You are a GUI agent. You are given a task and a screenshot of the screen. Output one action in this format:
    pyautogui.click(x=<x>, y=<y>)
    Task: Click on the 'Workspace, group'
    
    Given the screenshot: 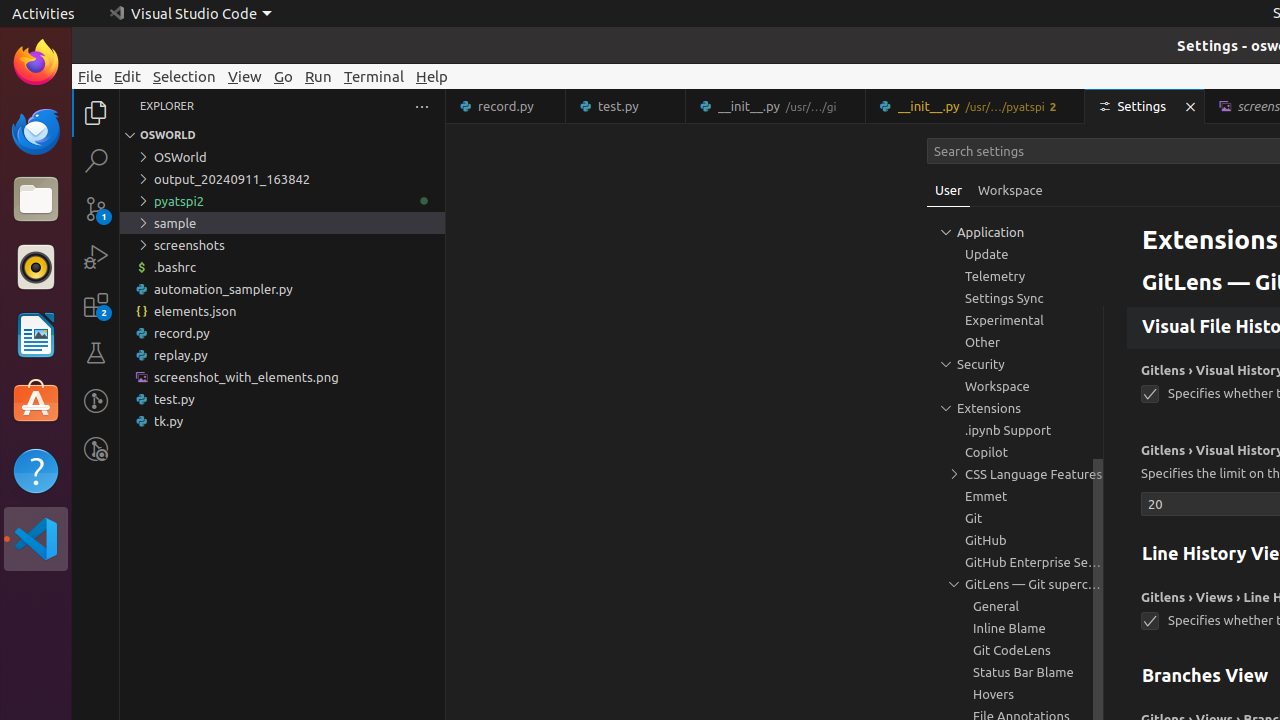 What is the action you would take?
    pyautogui.click(x=1015, y=385)
    